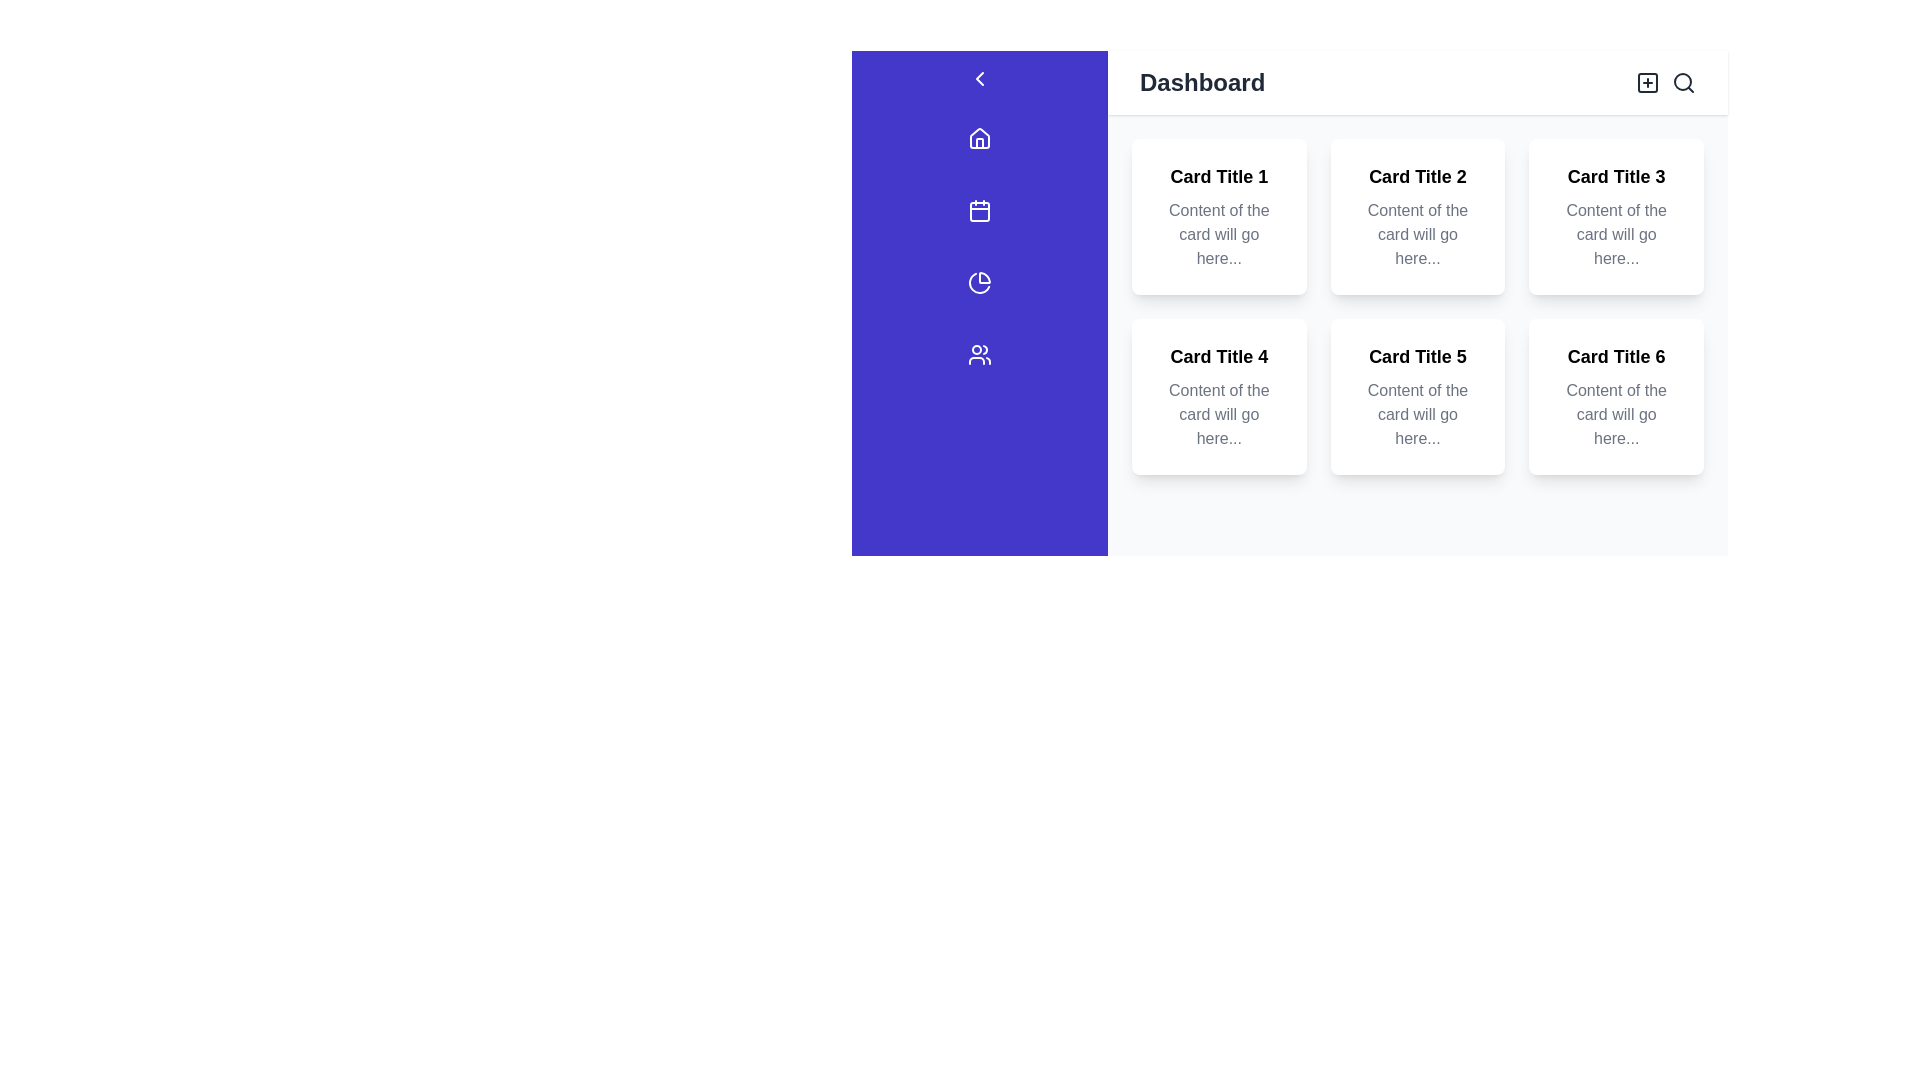  Describe the element at coordinates (1616, 414) in the screenshot. I see `the text component displaying 'Content of the card will go here...' which is styled in light grey and located below 'Card Title 6' in the sixth card of the grid layout` at that location.